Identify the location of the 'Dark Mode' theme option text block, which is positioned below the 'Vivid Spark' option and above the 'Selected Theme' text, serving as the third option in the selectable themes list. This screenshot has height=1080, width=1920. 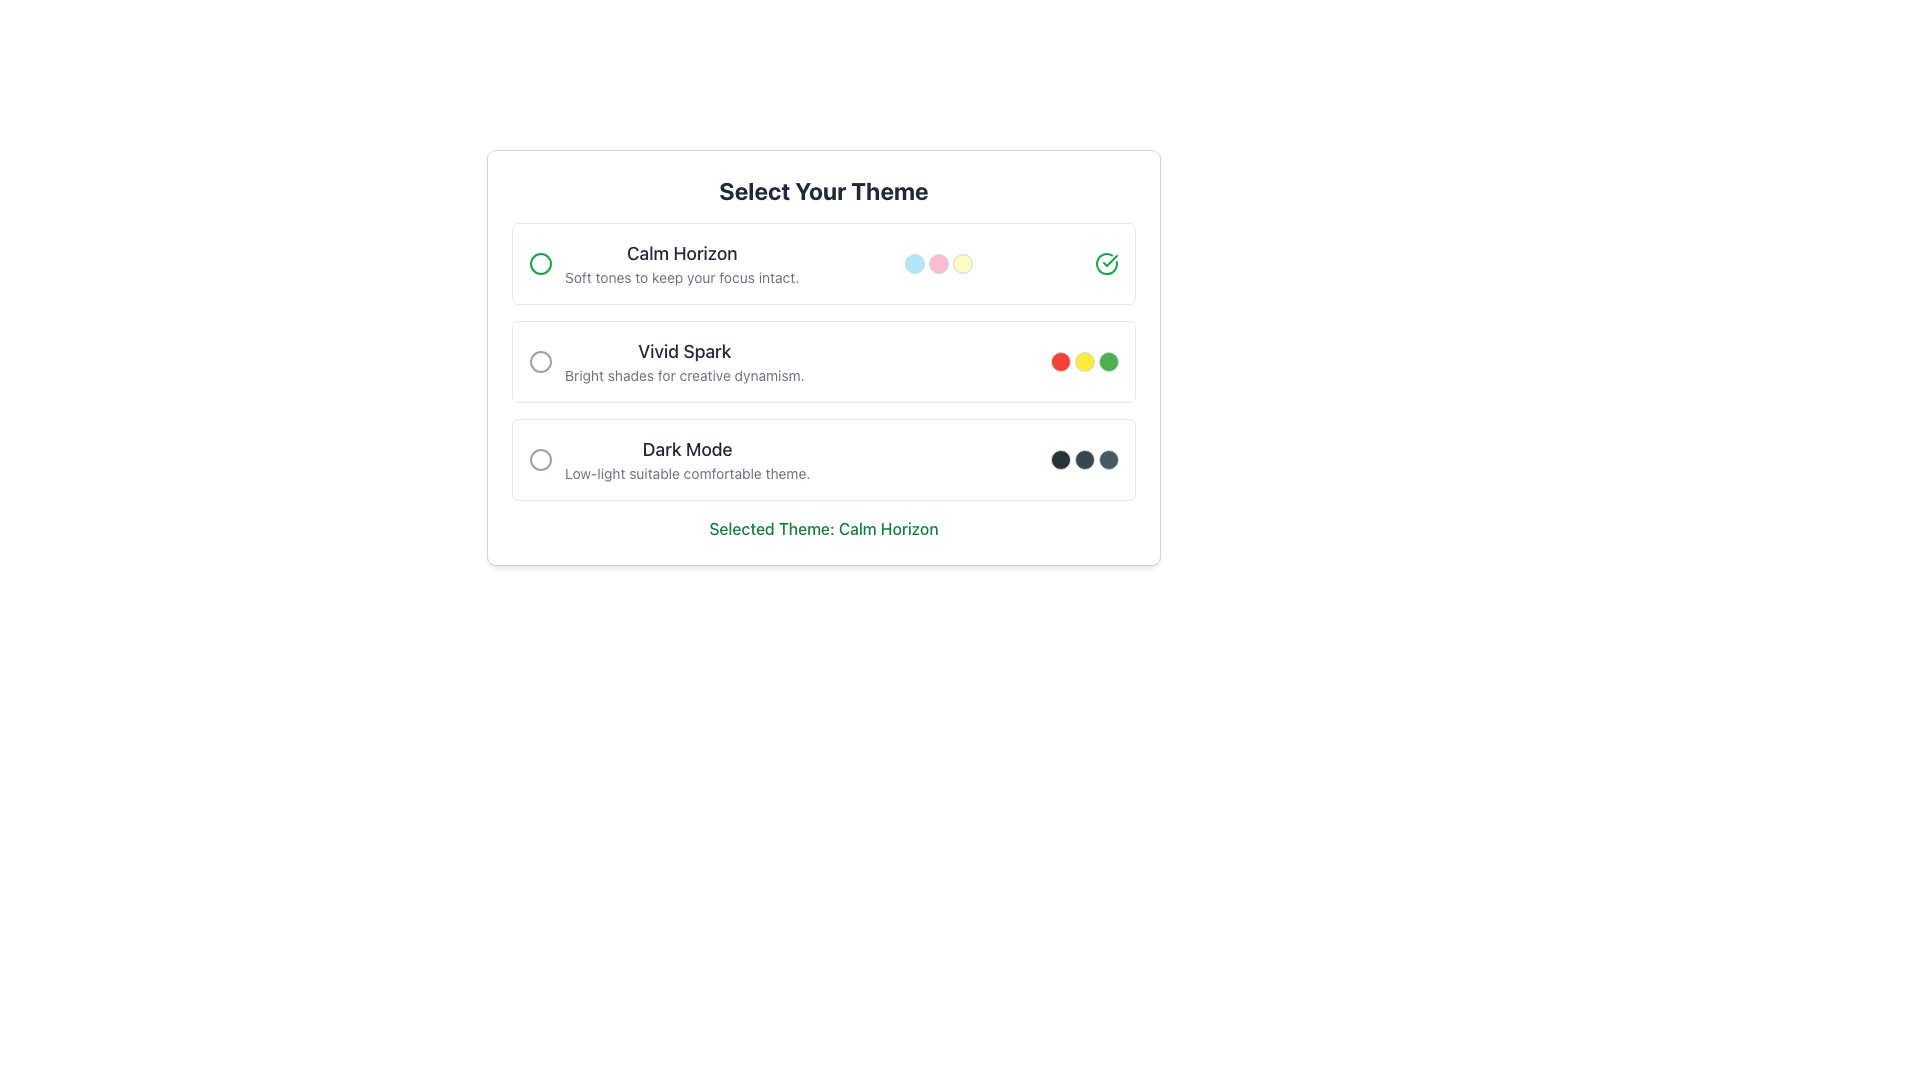
(687, 459).